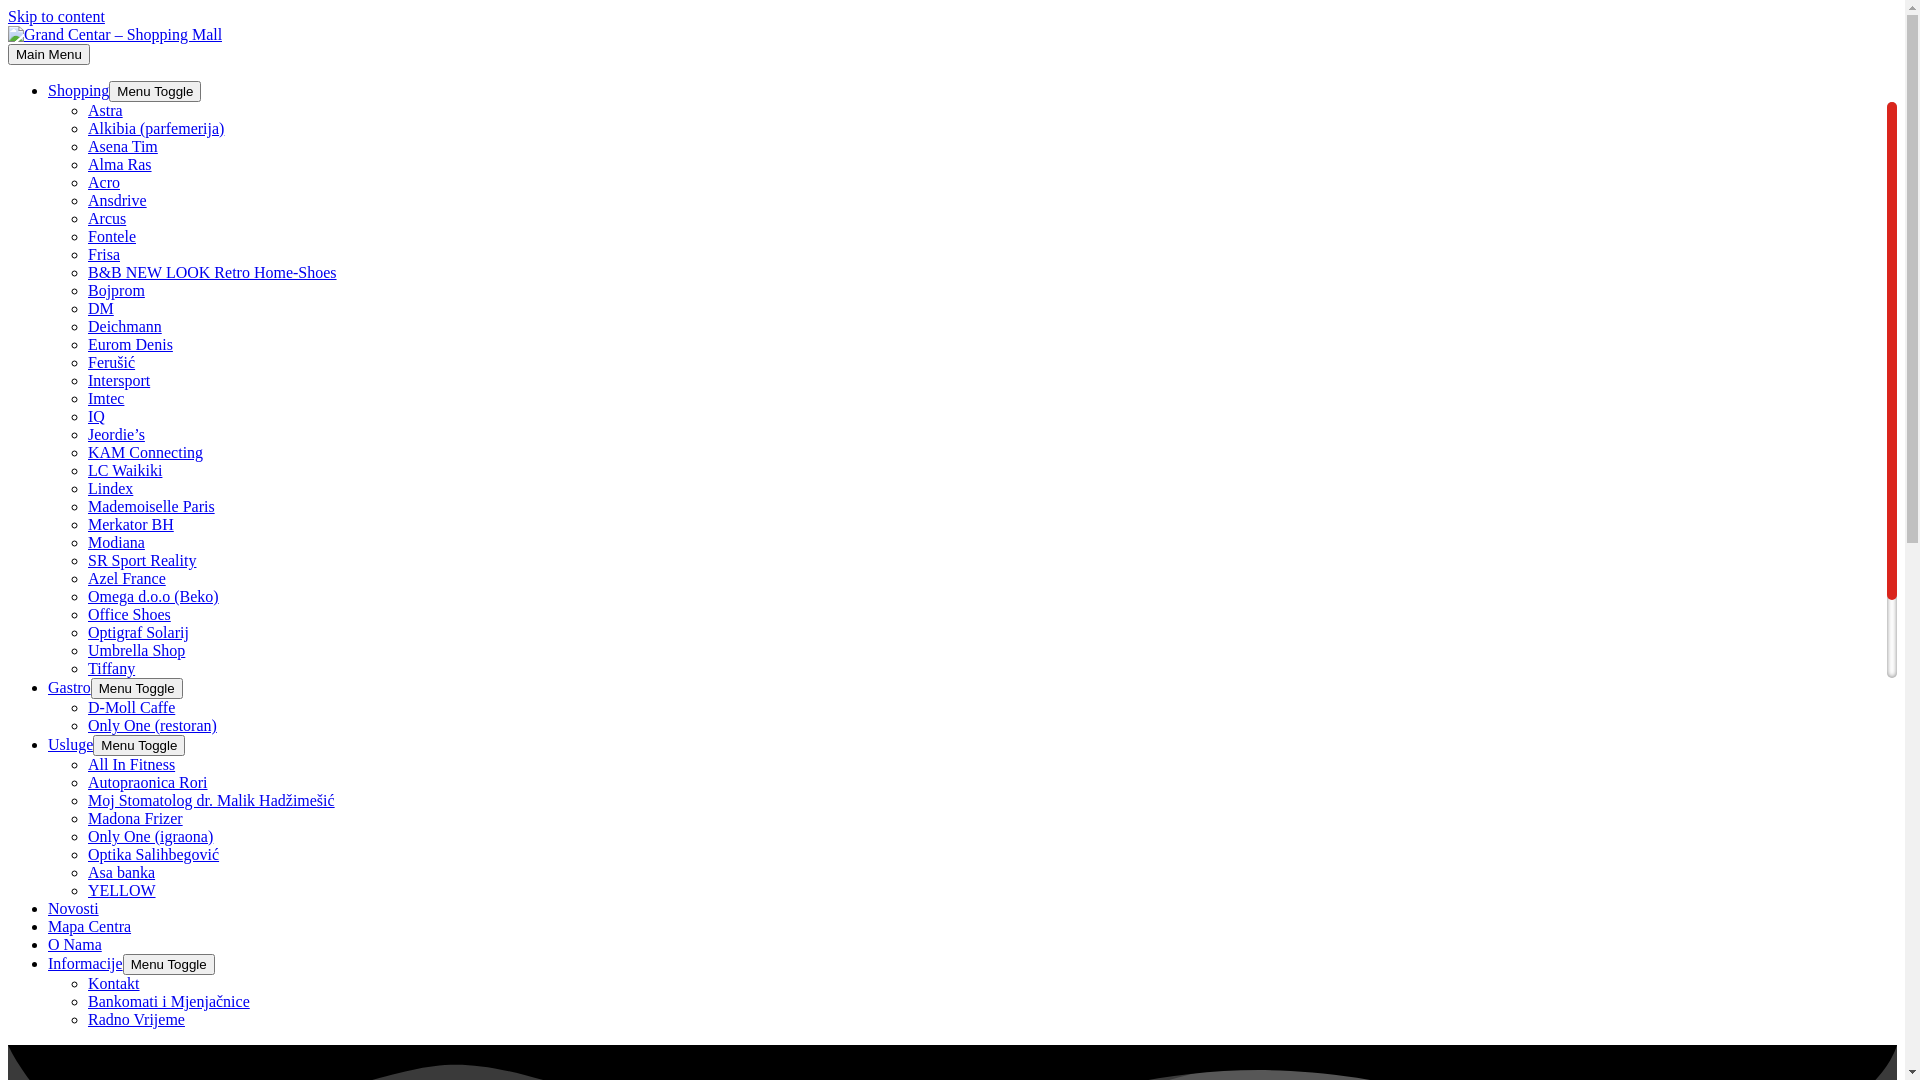  What do you see at coordinates (86, 889) in the screenshot?
I see `'YELLOW'` at bounding box center [86, 889].